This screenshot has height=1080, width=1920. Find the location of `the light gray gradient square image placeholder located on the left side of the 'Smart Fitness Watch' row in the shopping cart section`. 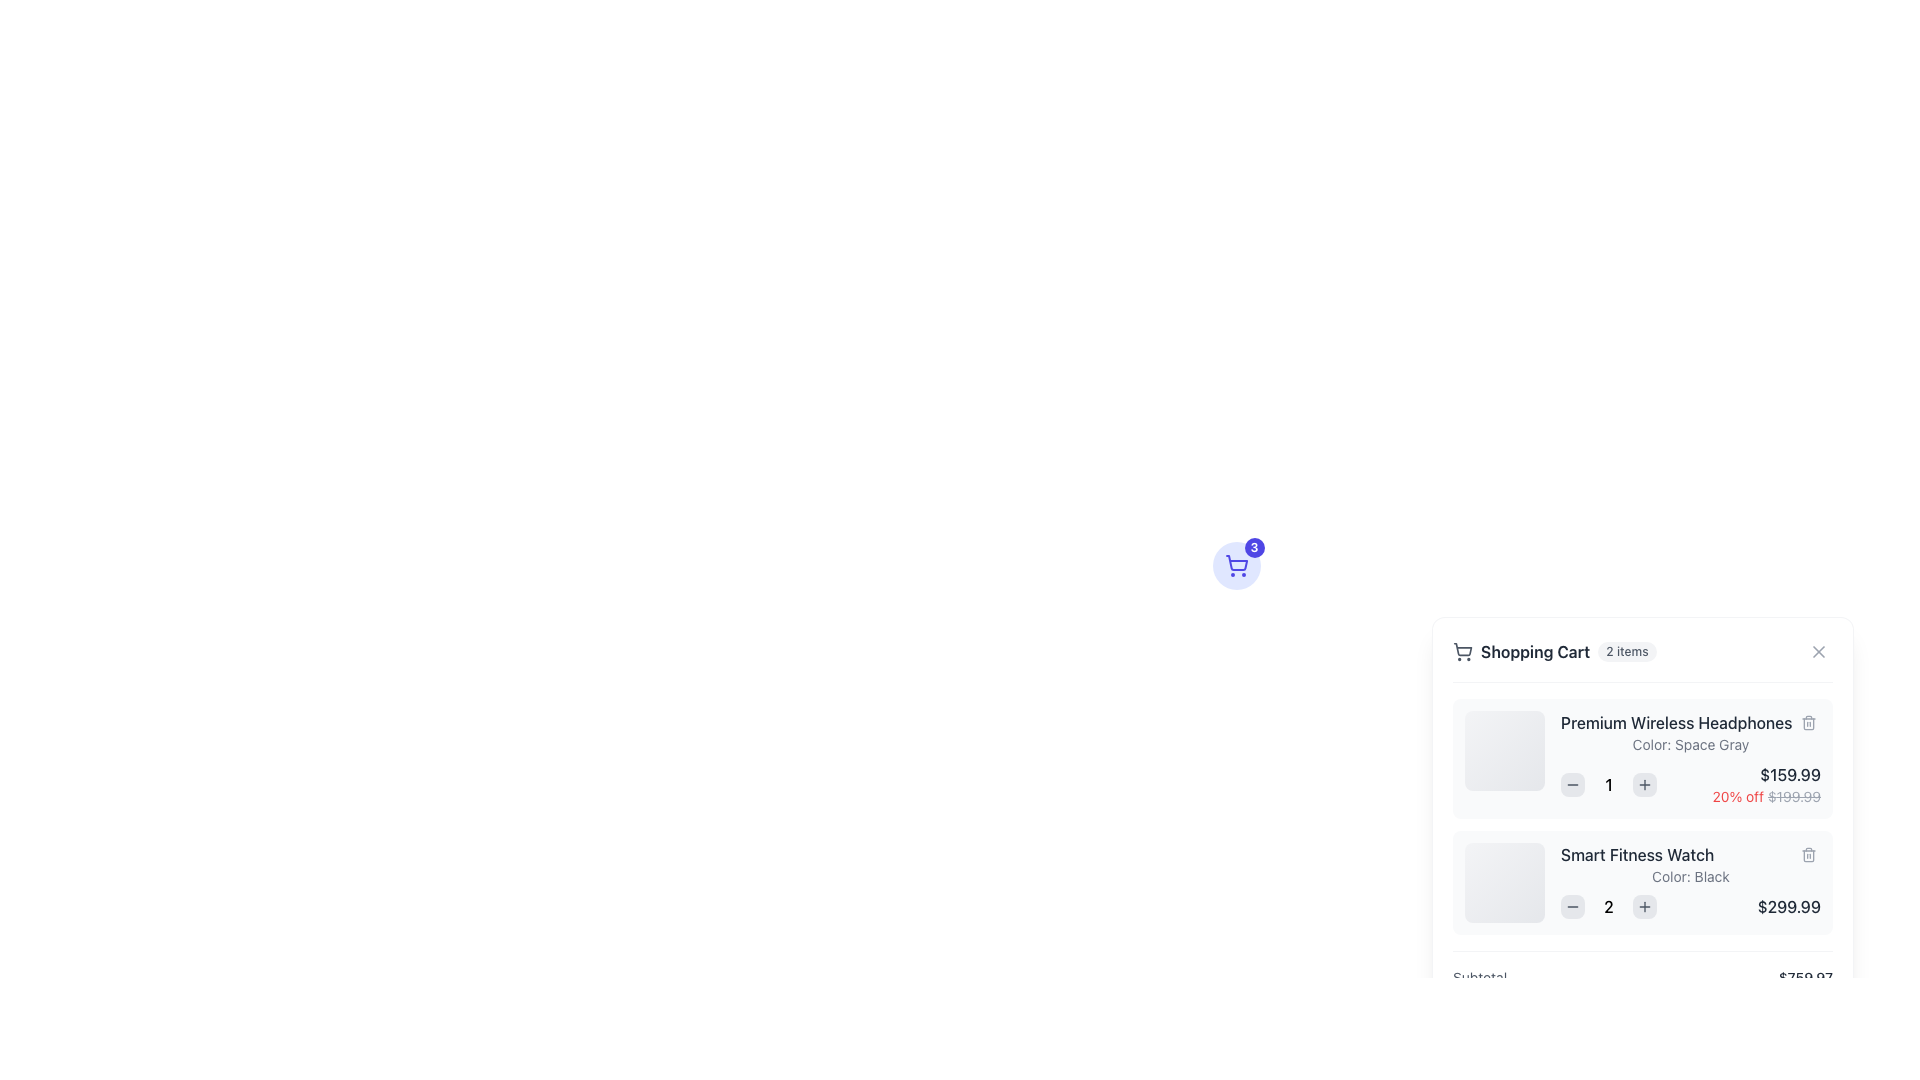

the light gray gradient square image placeholder located on the left side of the 'Smart Fitness Watch' row in the shopping cart section is located at coordinates (1505, 882).